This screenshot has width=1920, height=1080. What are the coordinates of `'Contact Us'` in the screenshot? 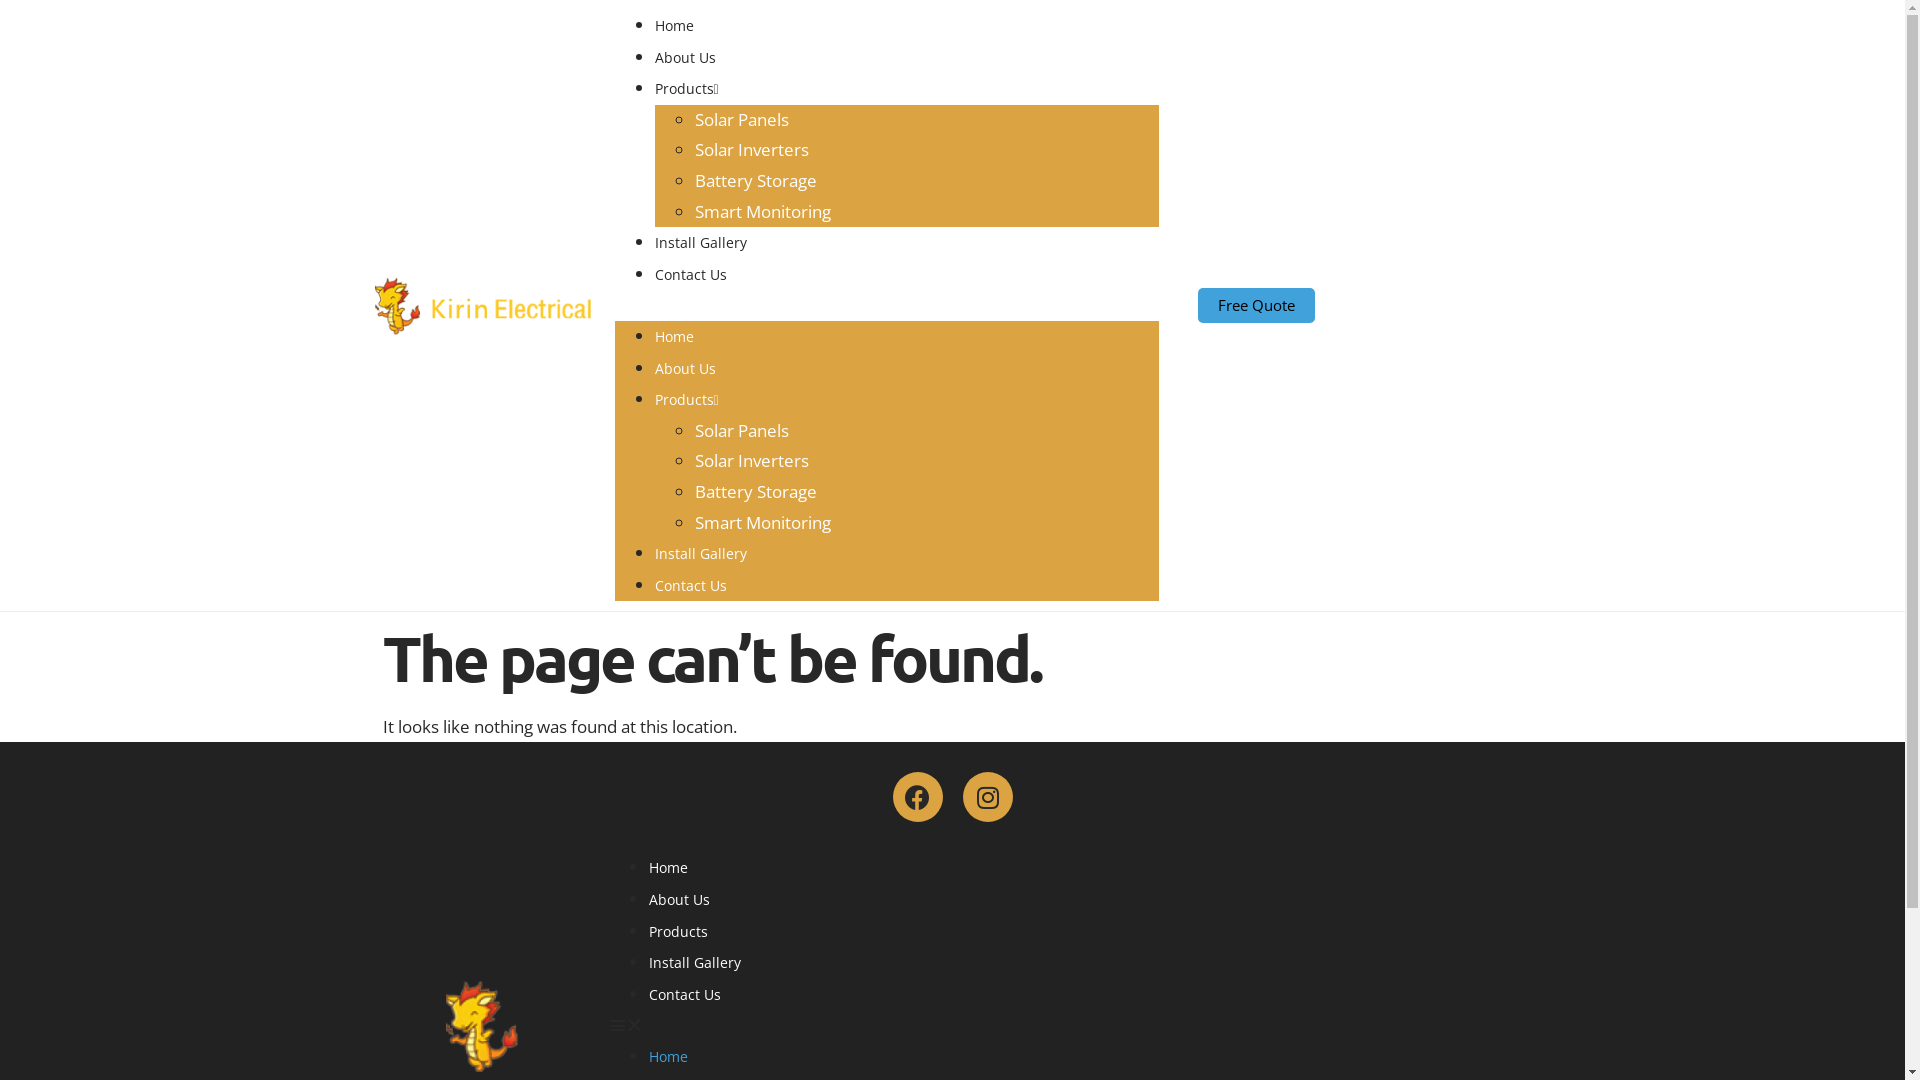 It's located at (690, 585).